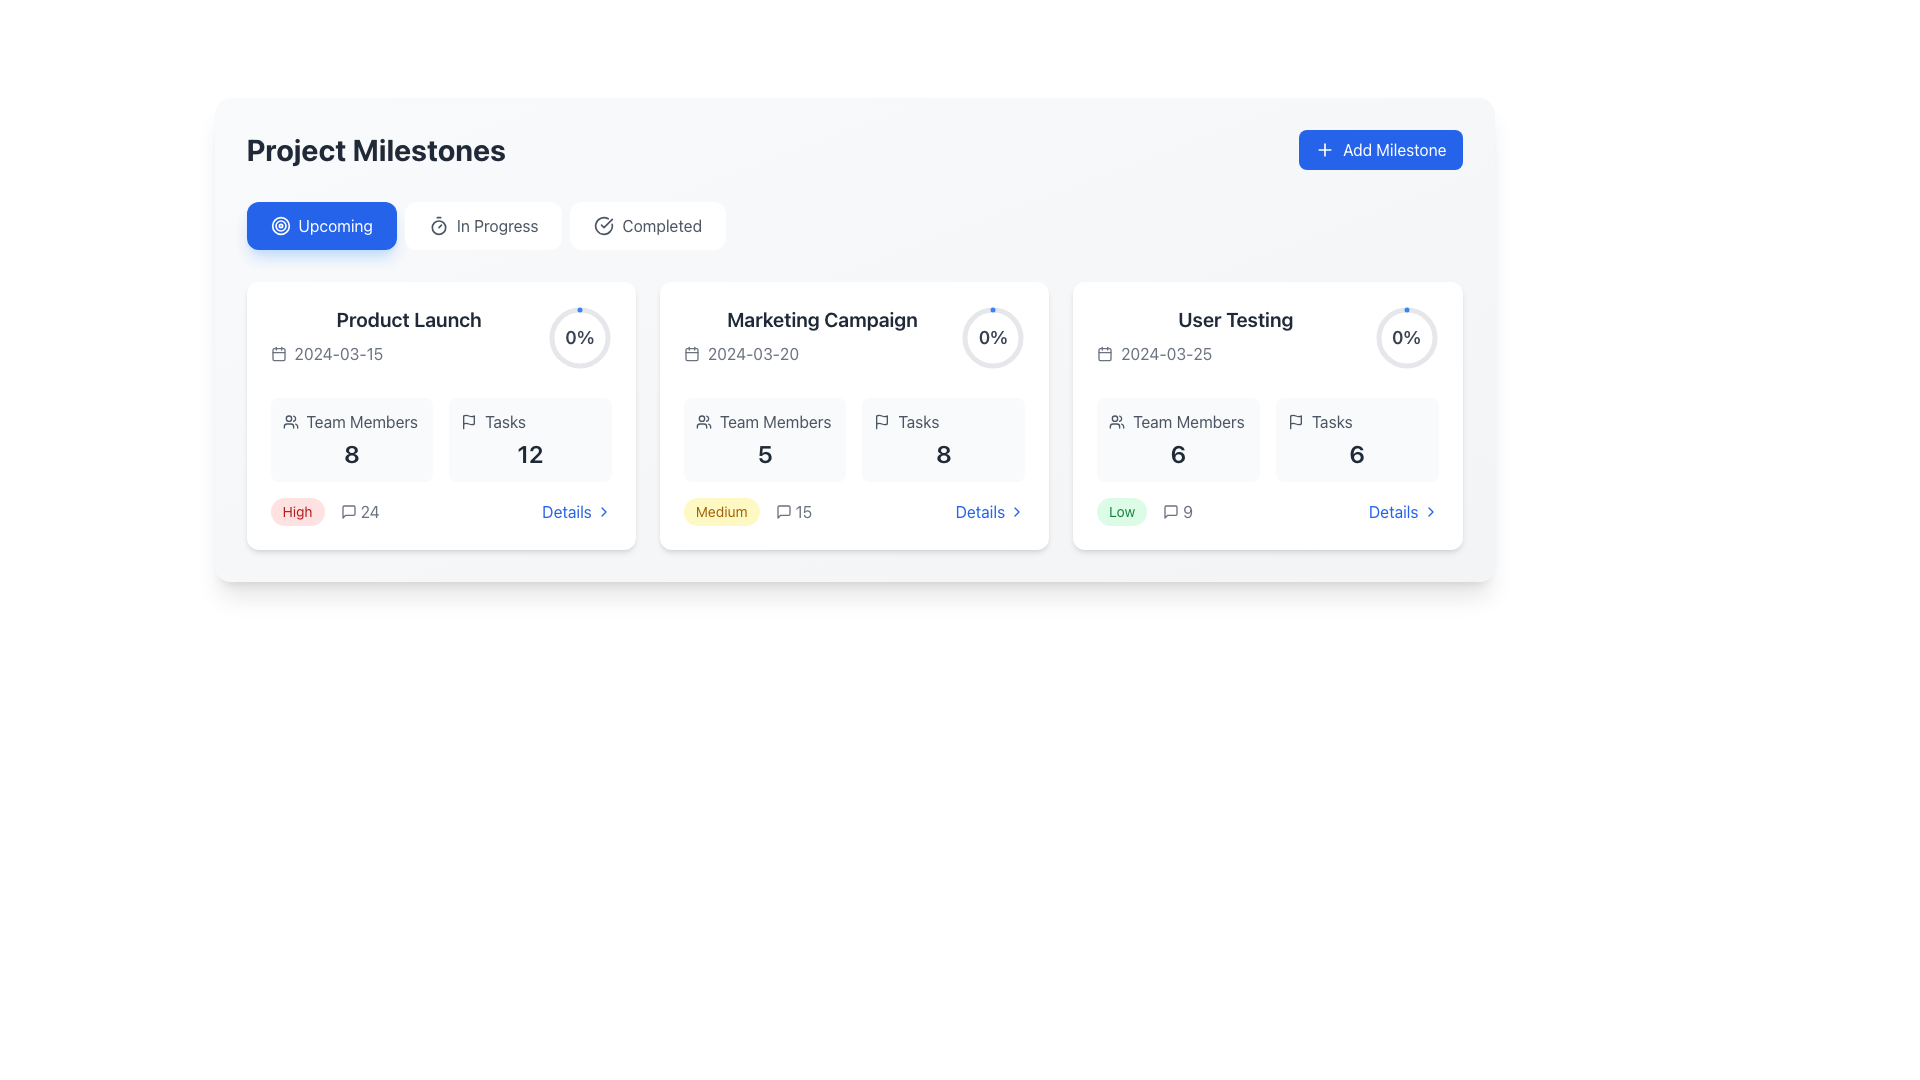 The width and height of the screenshot is (1920, 1080). What do you see at coordinates (360, 511) in the screenshot?
I see `static text '24' displayed in gray font, which is positioned to the right of a speech bubble icon in the Product Launch card` at bounding box center [360, 511].